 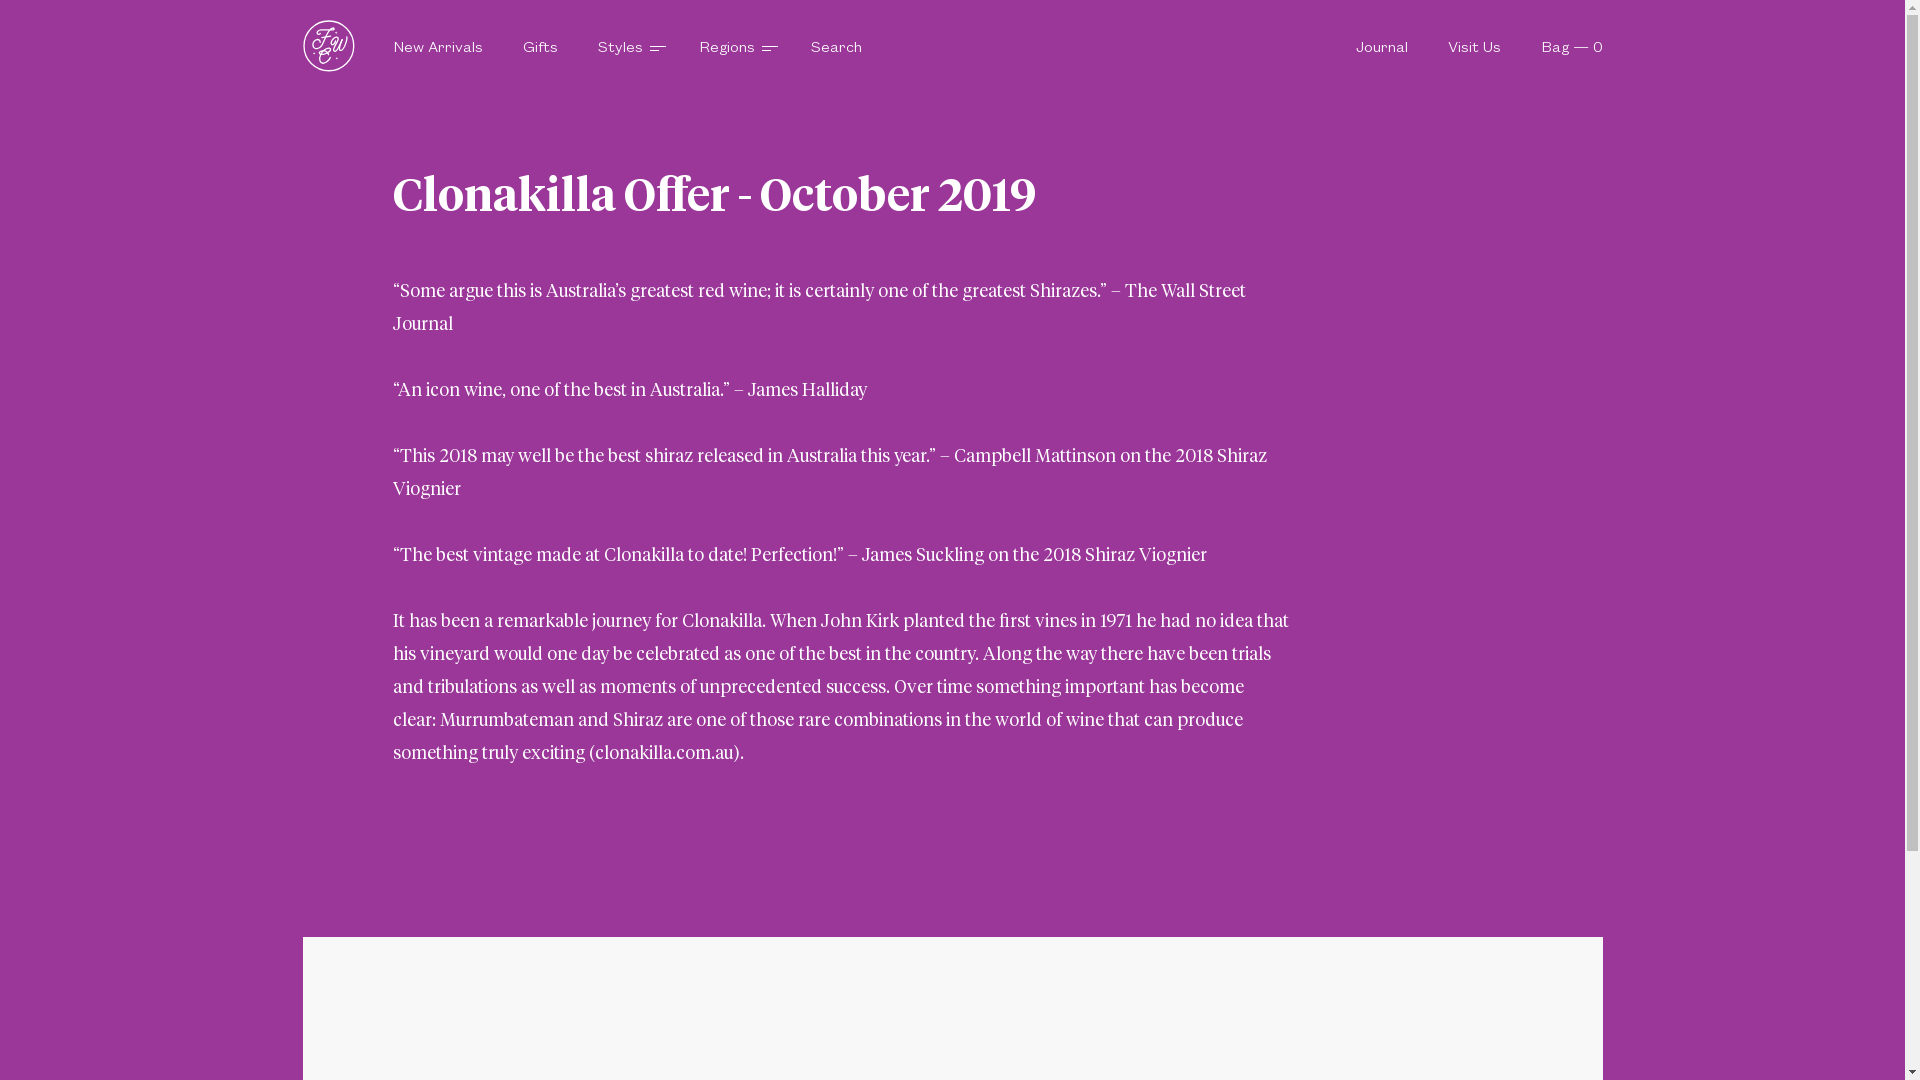 I want to click on 'New Arrivals', so click(x=435, y=45).